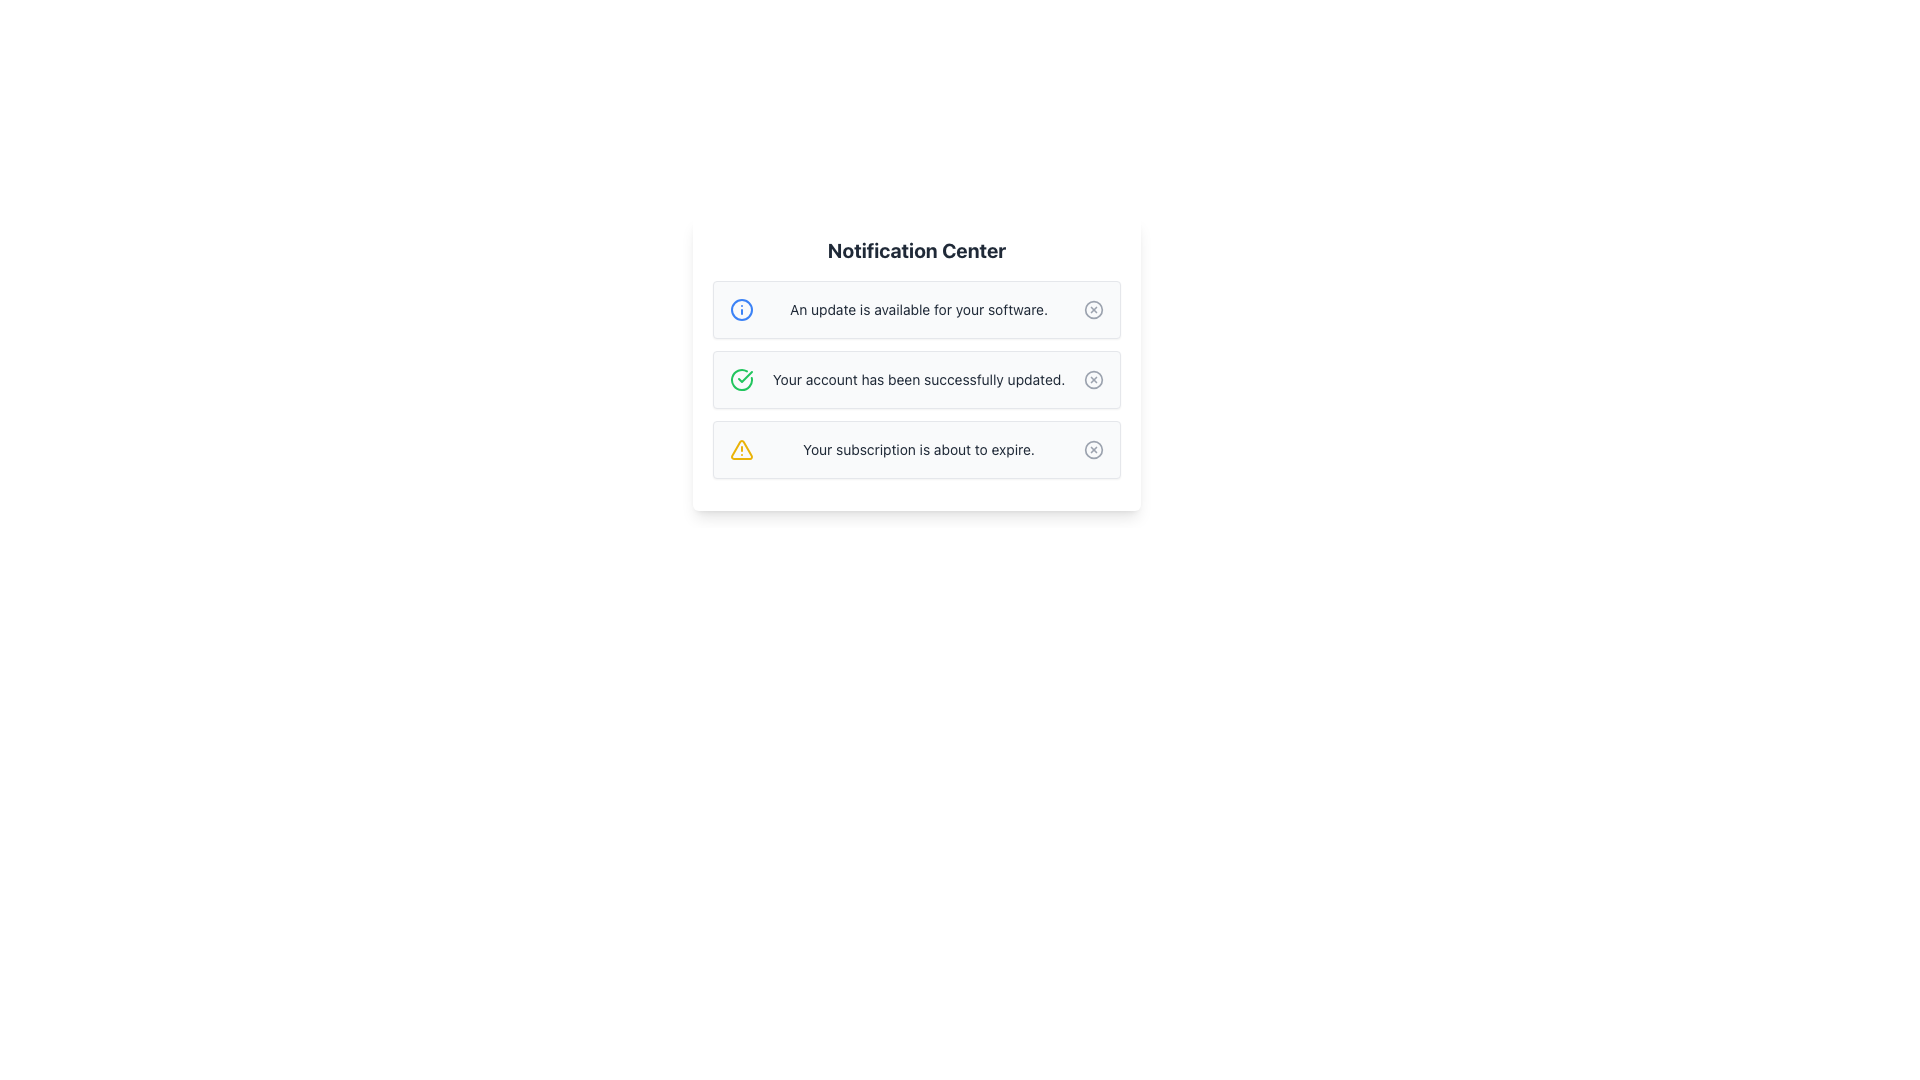 The height and width of the screenshot is (1080, 1920). Describe the element at coordinates (915, 249) in the screenshot. I see `the 'Notification Center' title header, which is a bold, large-sized text label displayed in dark gray at the top of the notification card interface` at that location.